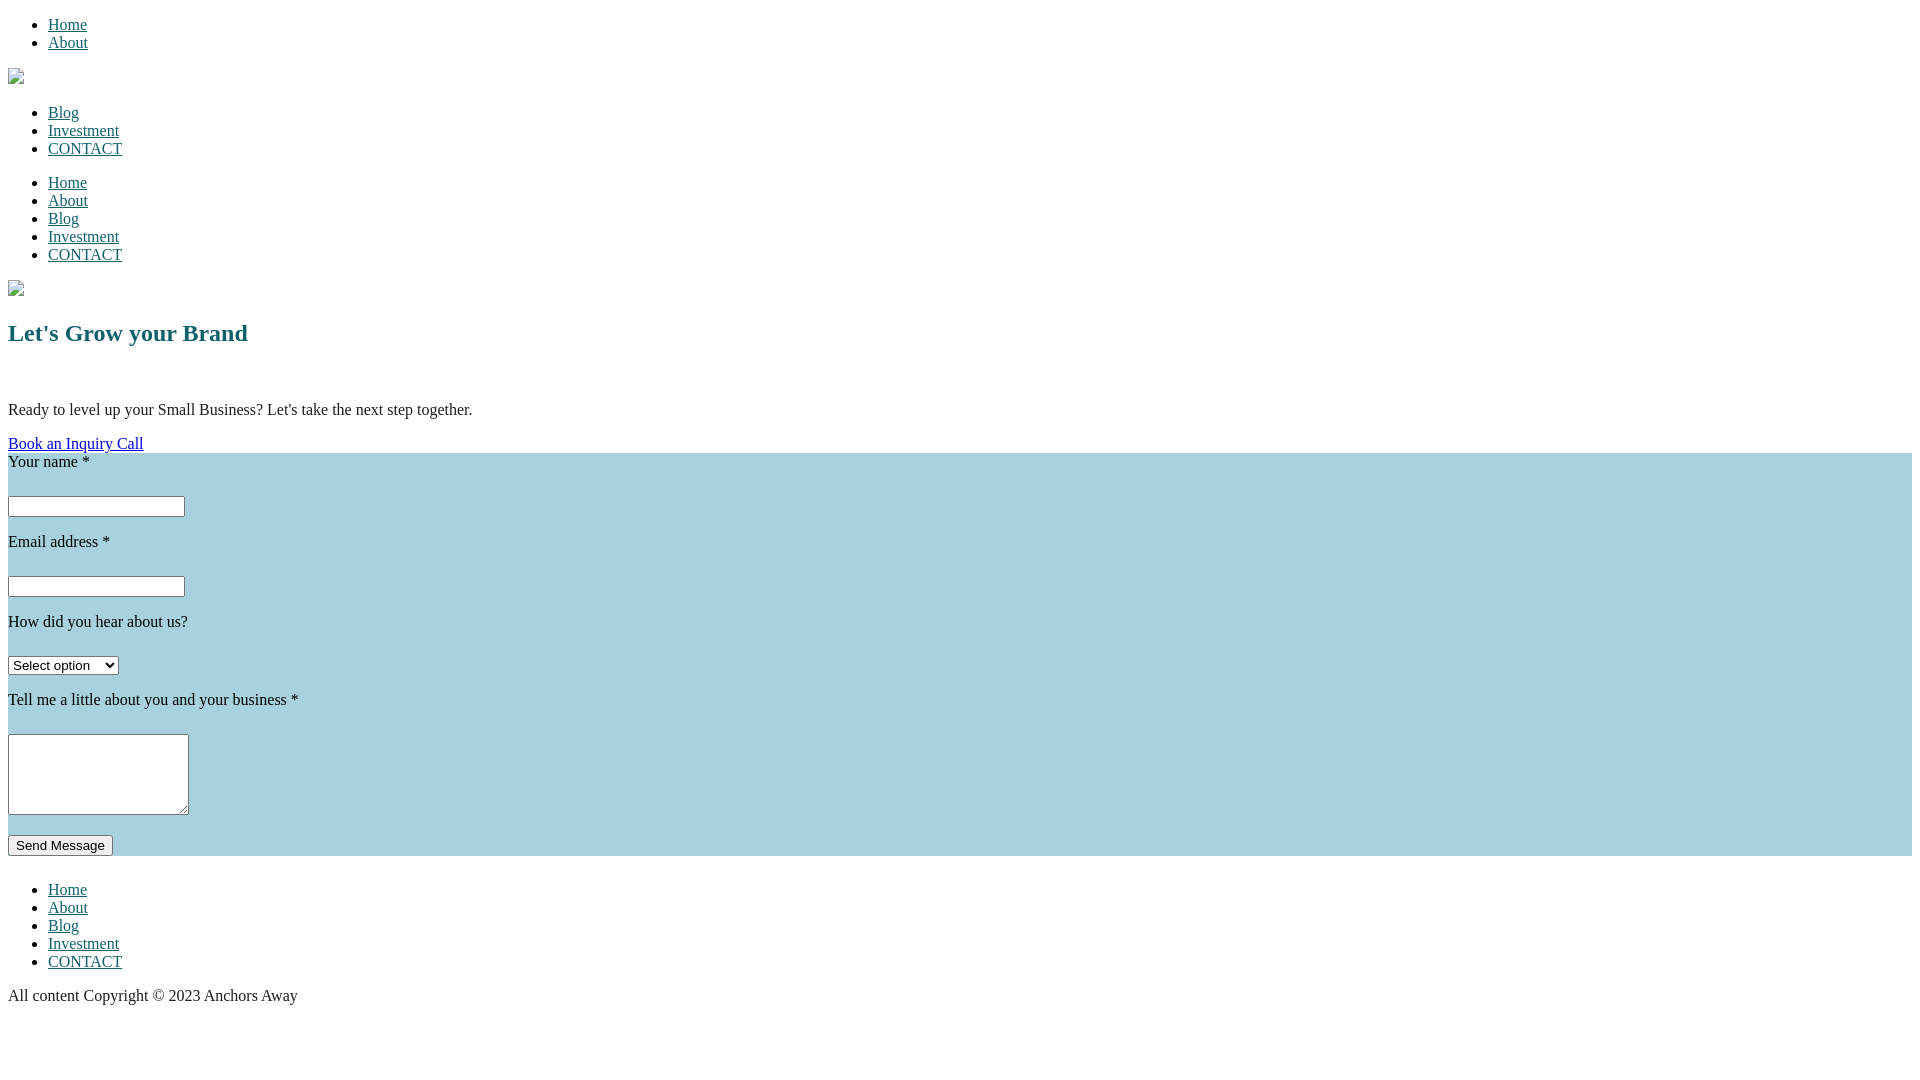 Image resolution: width=1920 pixels, height=1080 pixels. I want to click on 'About', so click(67, 907).